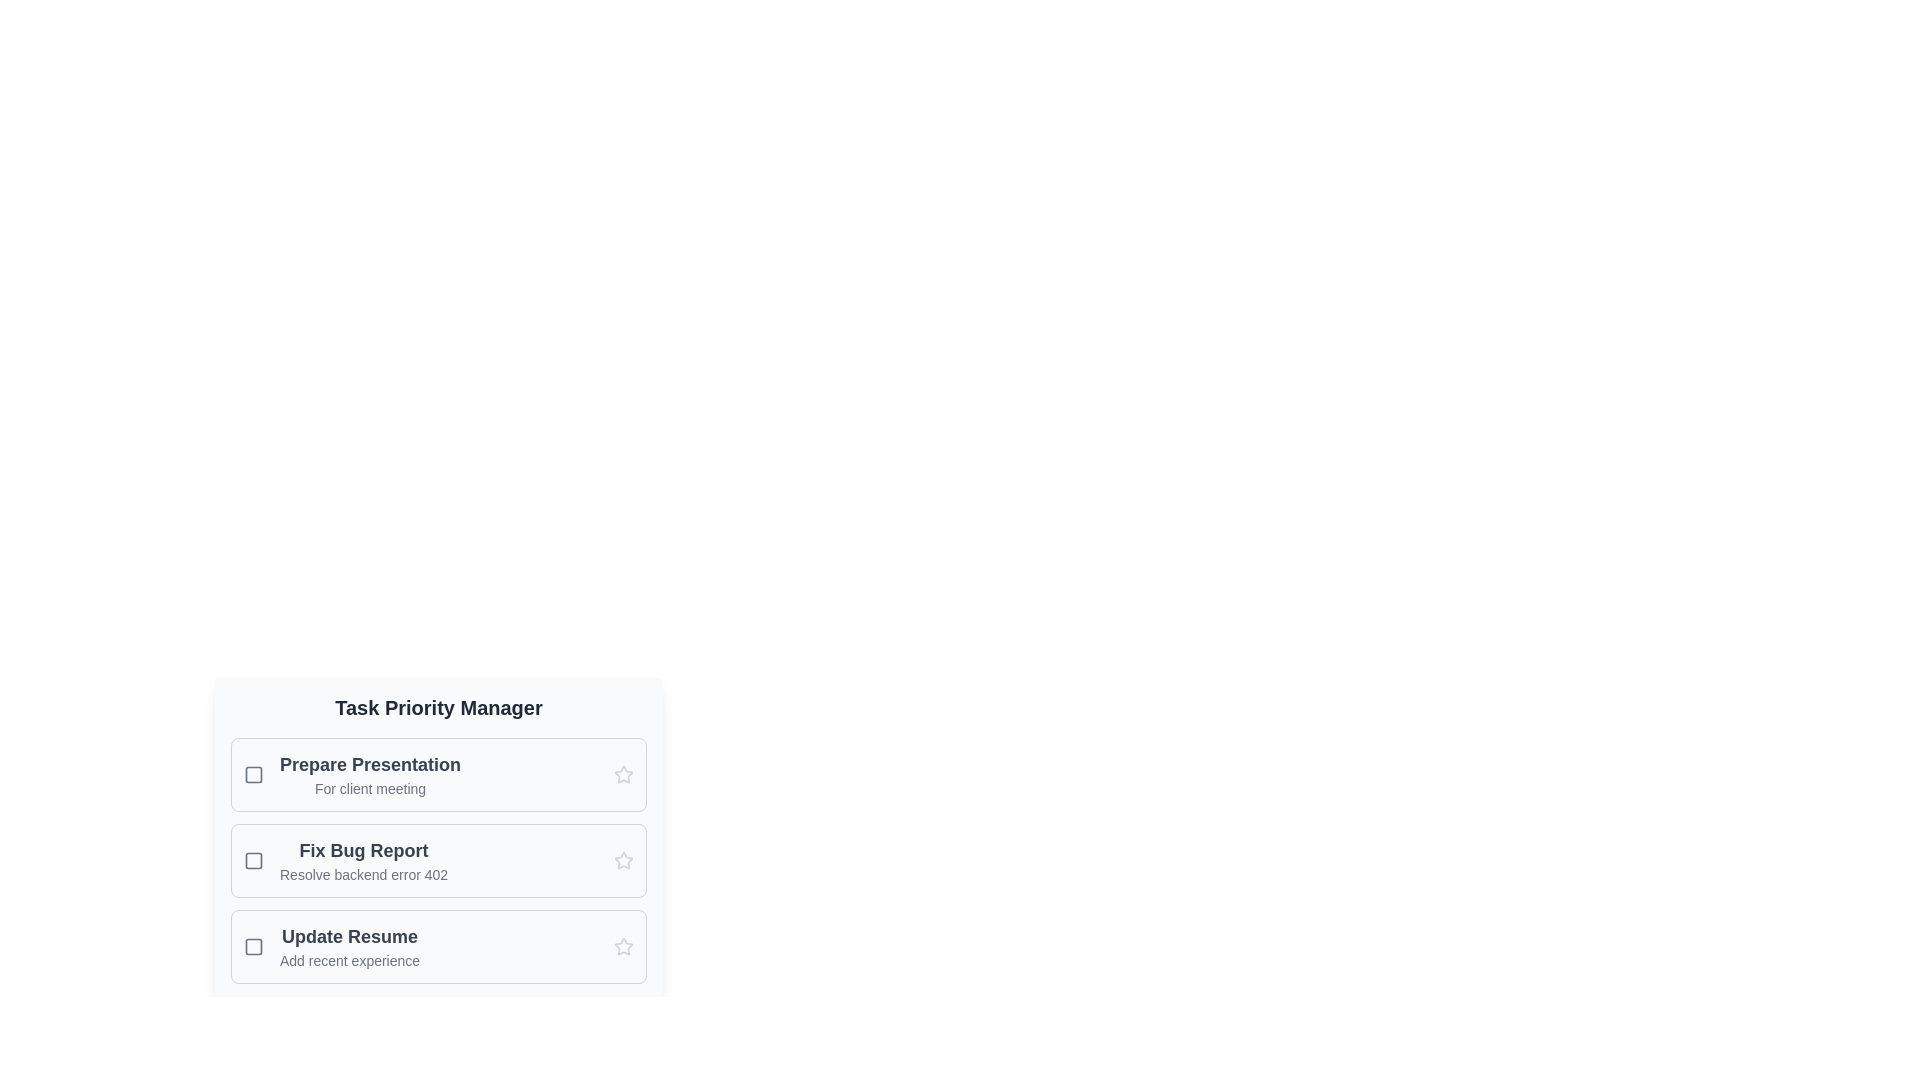  What do you see at coordinates (437, 825) in the screenshot?
I see `the checkbox of the Interactive Task Item located in the lower-central region of the interface, which is the second item in a vertical list of tasks` at bounding box center [437, 825].